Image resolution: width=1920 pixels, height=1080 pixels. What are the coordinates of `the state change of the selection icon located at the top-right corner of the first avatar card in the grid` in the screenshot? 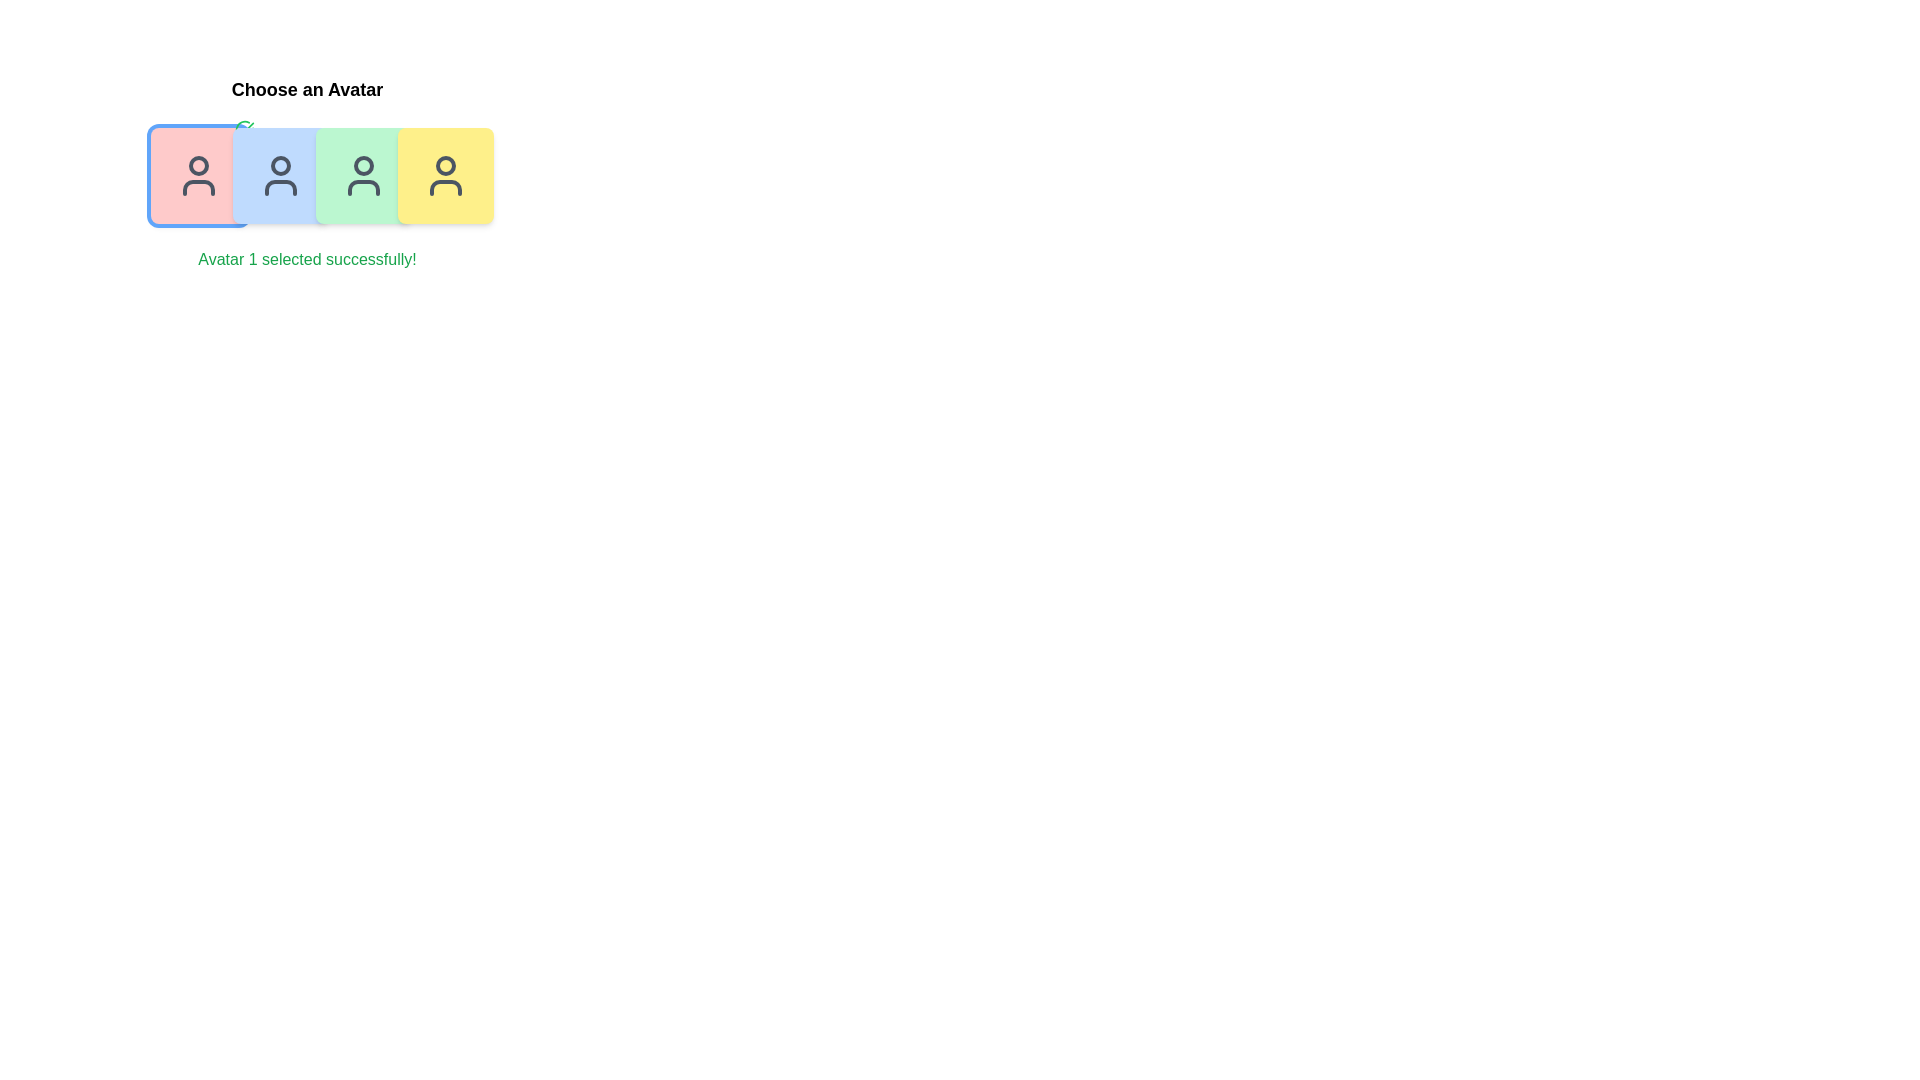 It's located at (243, 130).